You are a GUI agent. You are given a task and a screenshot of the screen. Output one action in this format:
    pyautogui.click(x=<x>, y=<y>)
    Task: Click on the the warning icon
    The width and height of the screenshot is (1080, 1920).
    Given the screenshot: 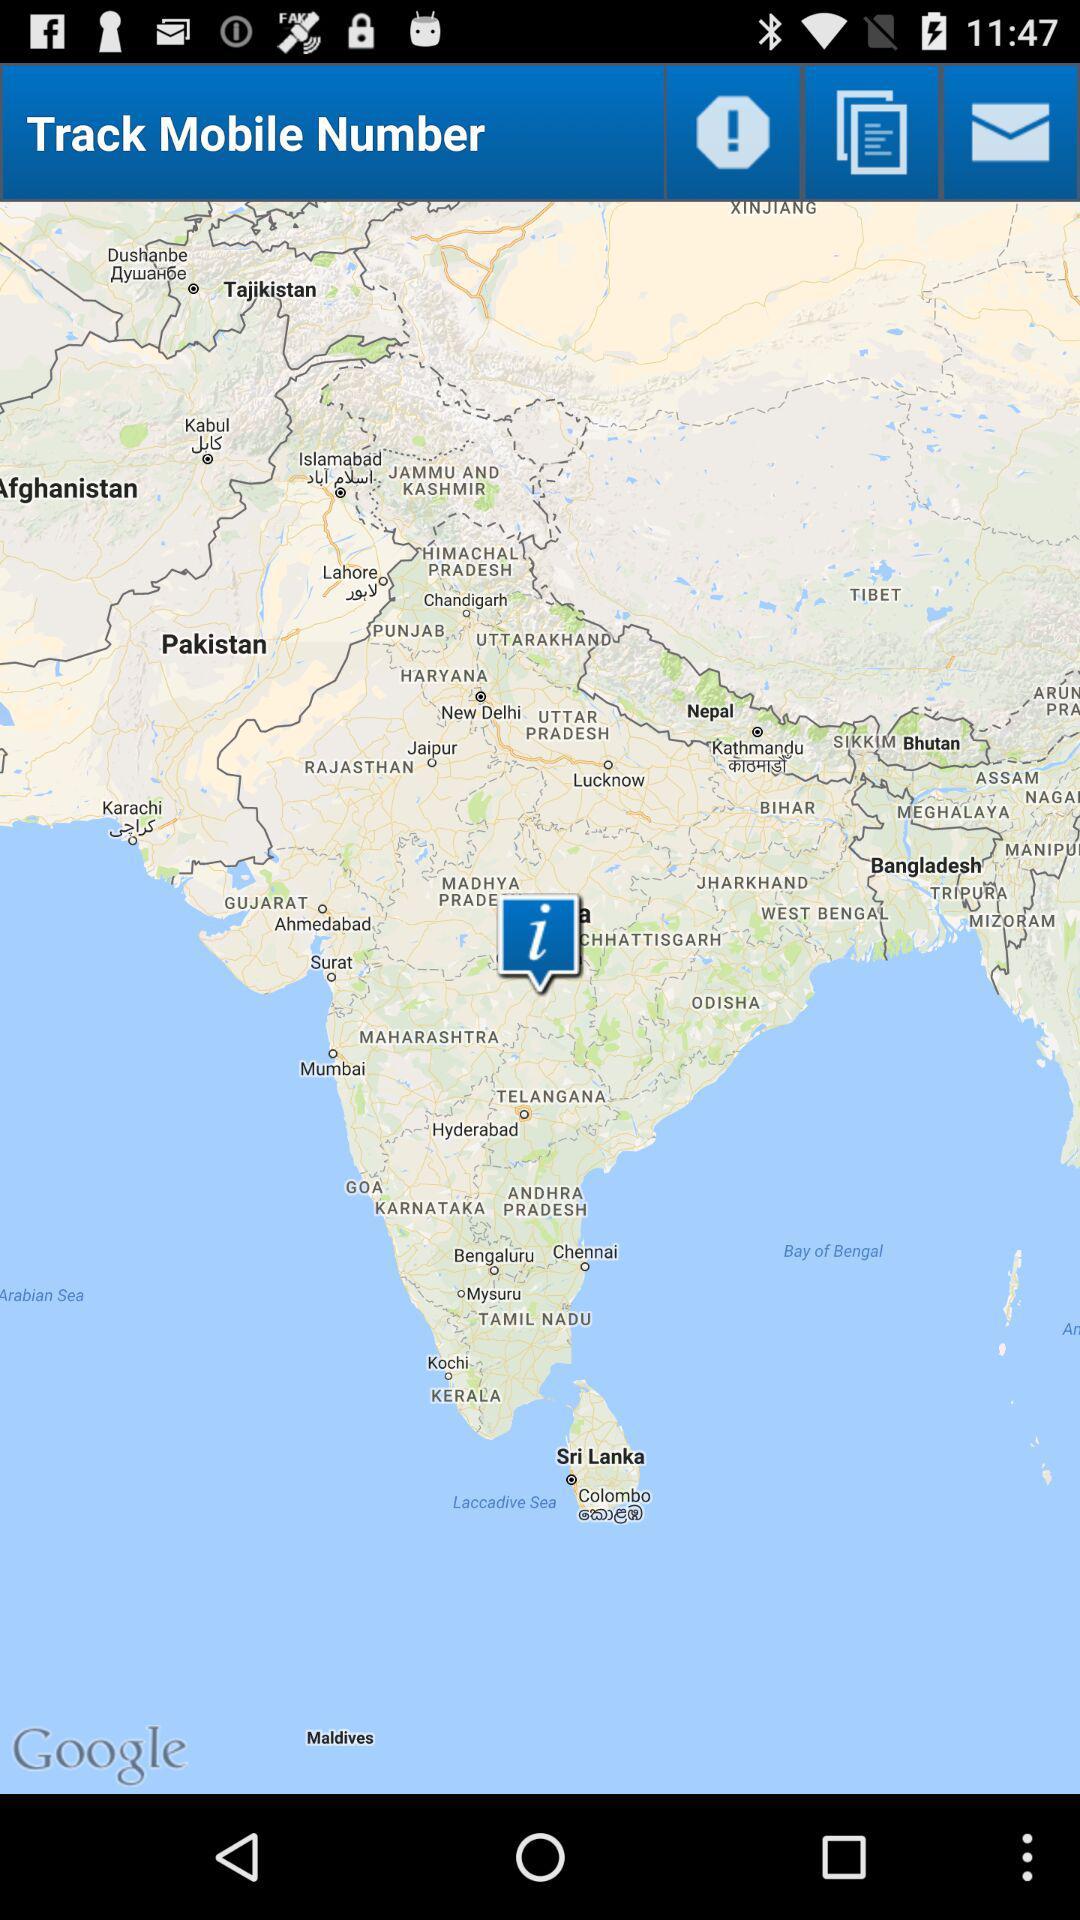 What is the action you would take?
    pyautogui.click(x=733, y=140)
    